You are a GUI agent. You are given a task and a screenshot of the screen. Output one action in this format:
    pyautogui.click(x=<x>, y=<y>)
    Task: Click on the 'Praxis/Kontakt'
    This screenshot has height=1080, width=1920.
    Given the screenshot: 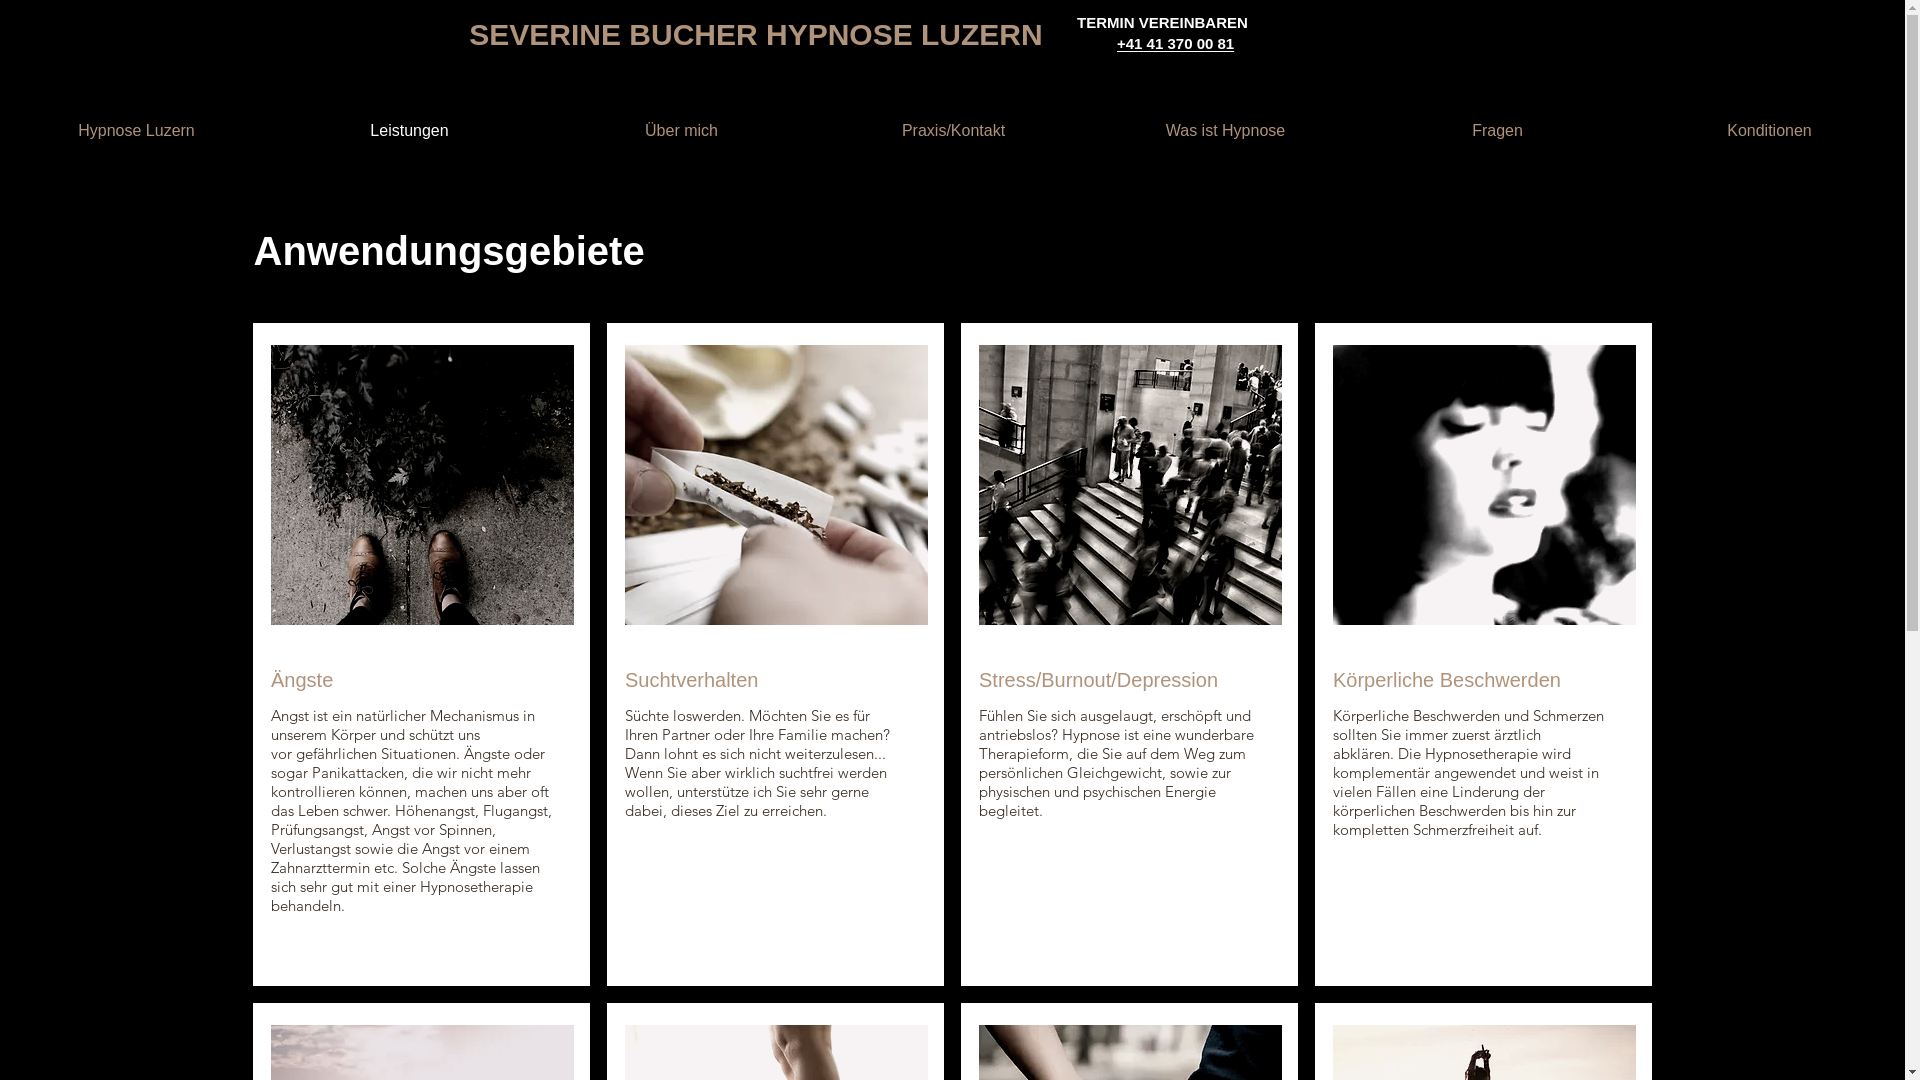 What is the action you would take?
    pyautogui.click(x=952, y=131)
    